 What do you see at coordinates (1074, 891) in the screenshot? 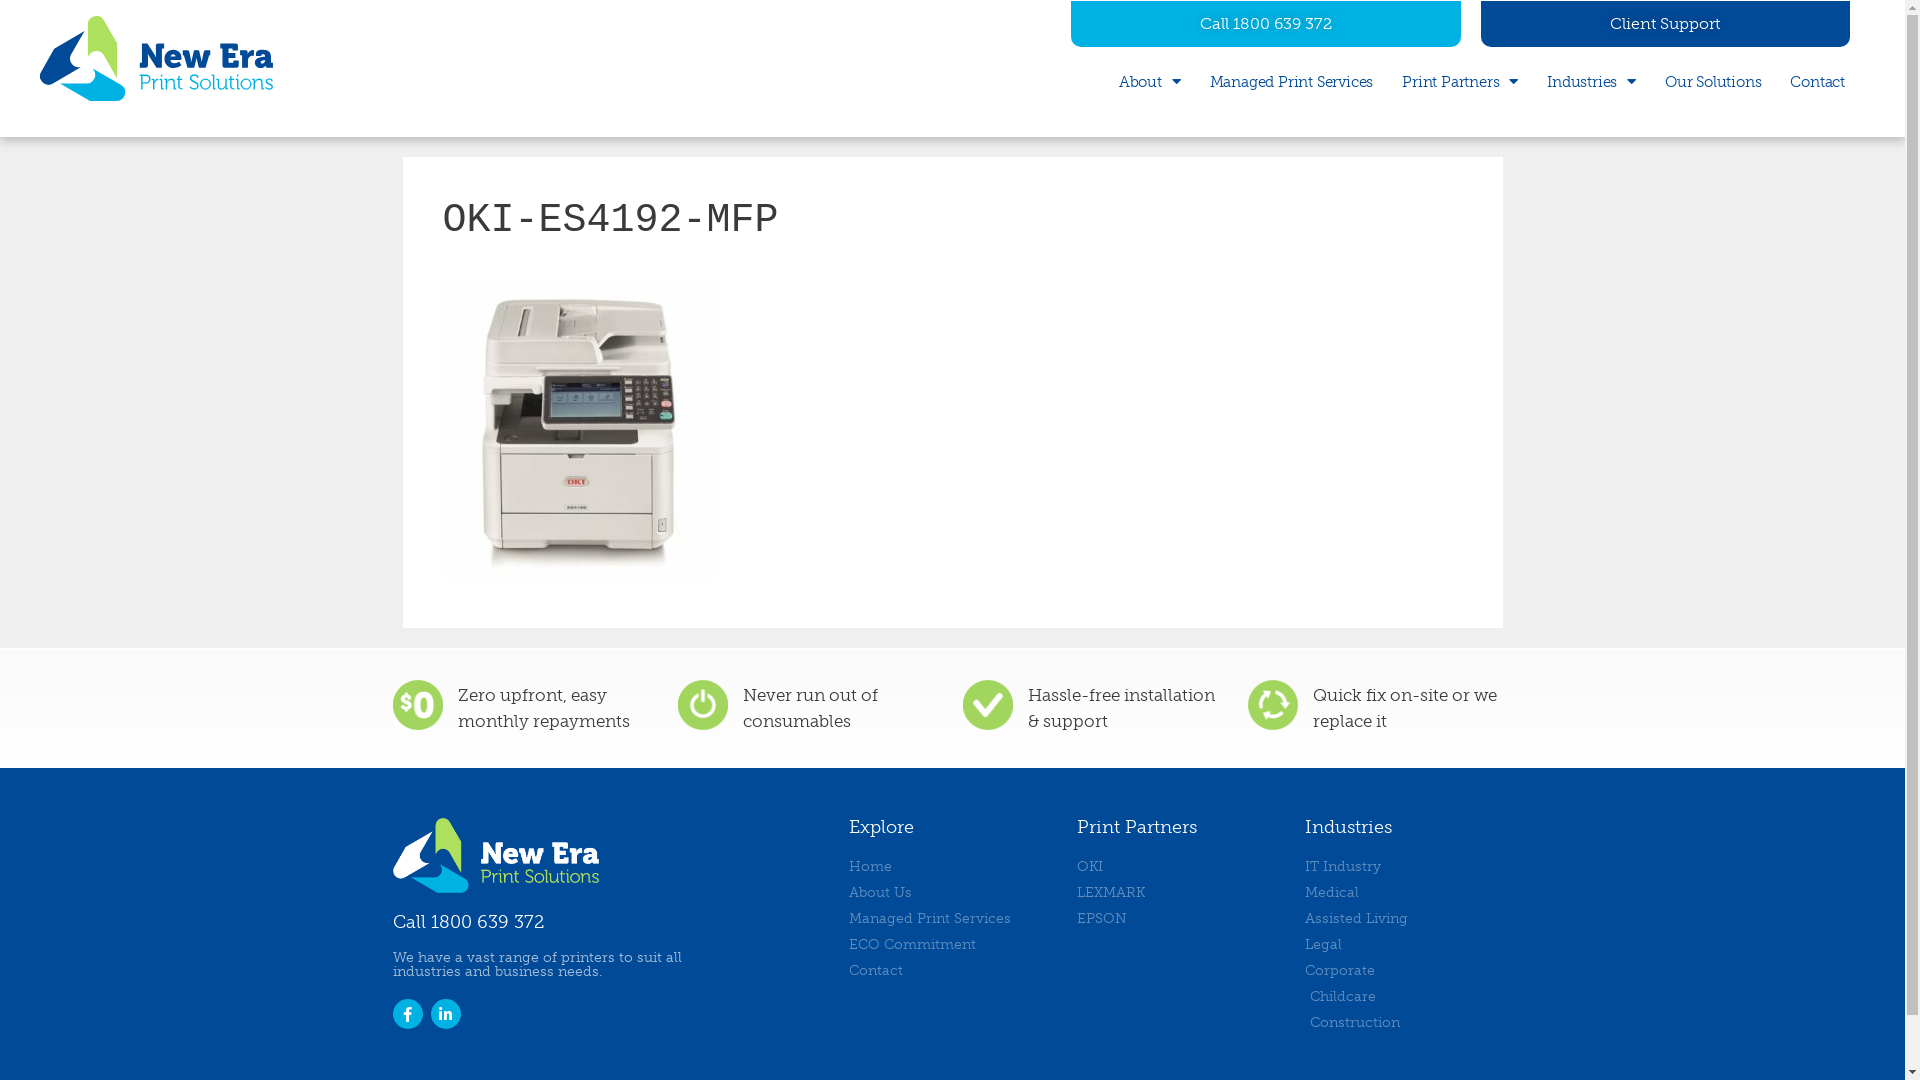
I see `'LEXMARK'` at bounding box center [1074, 891].